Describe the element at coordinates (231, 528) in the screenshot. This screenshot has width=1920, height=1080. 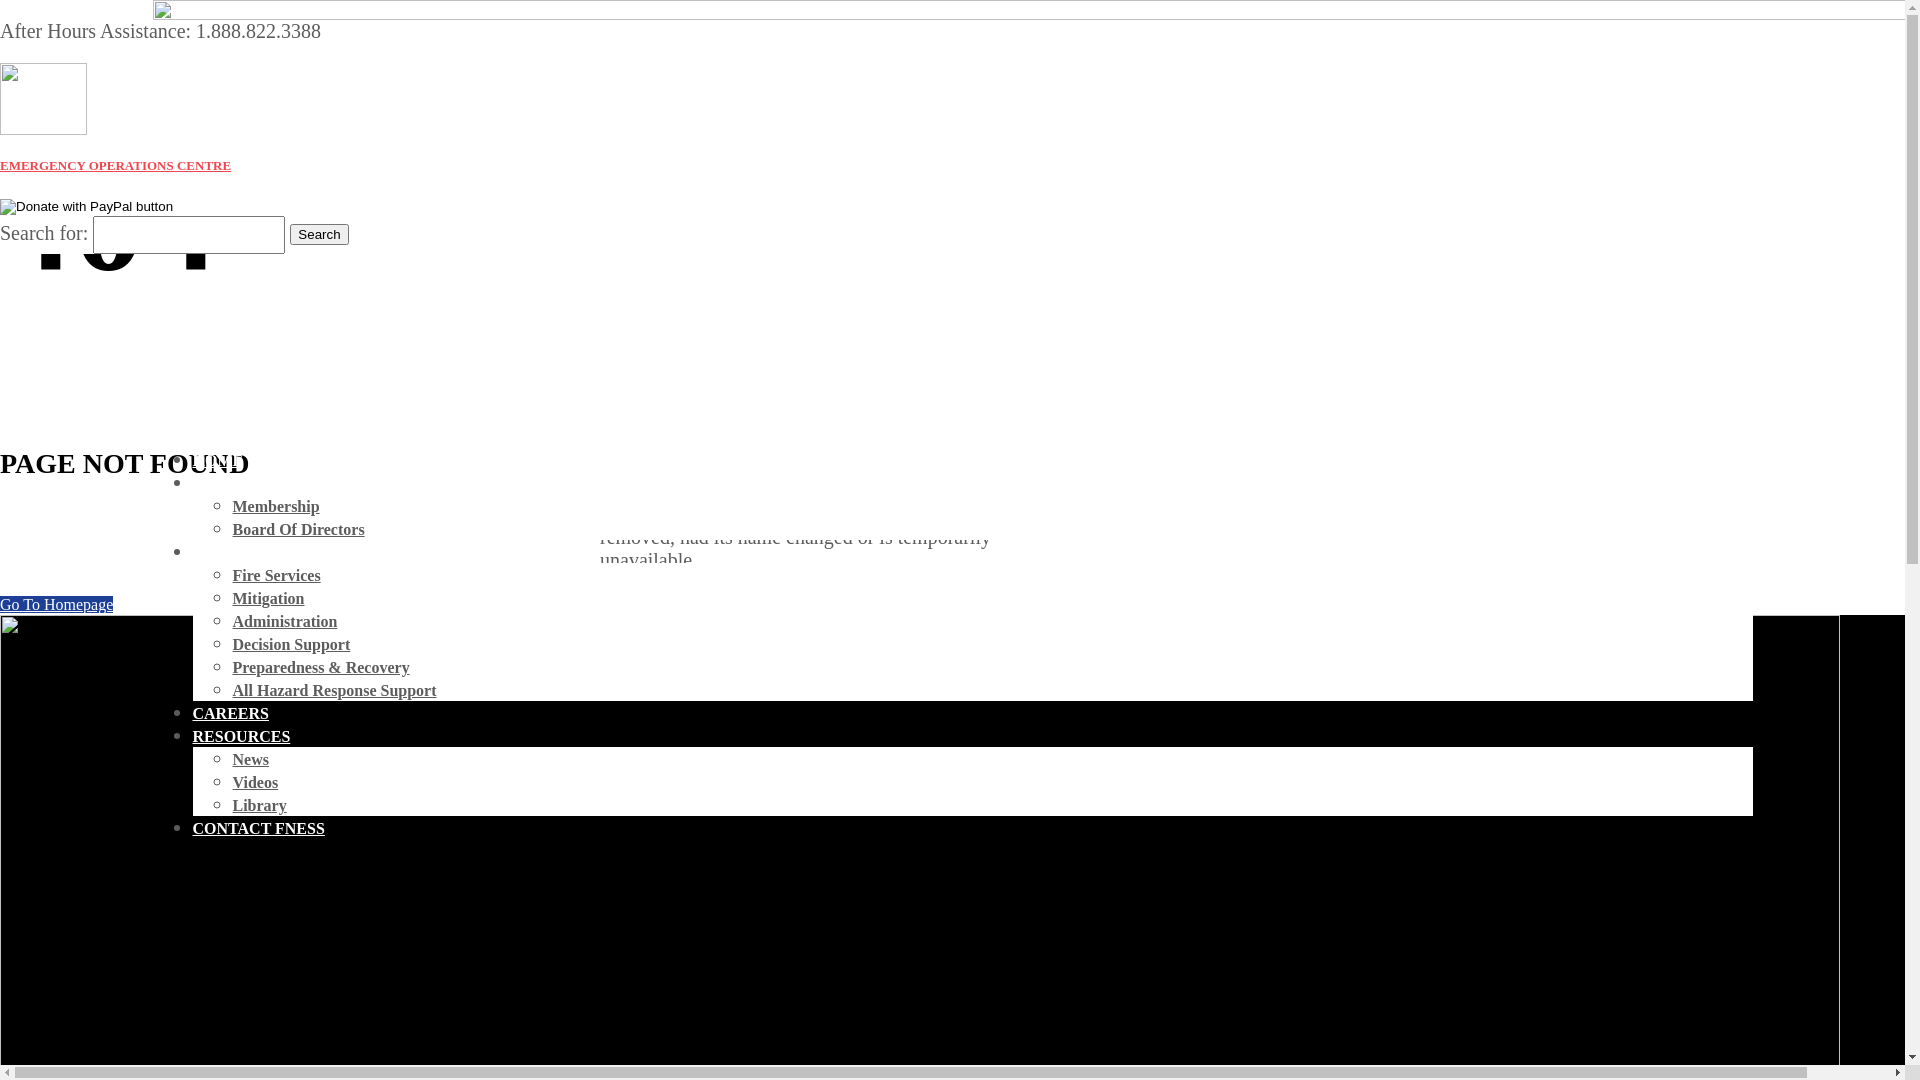
I see `'Board Of Directors'` at that location.